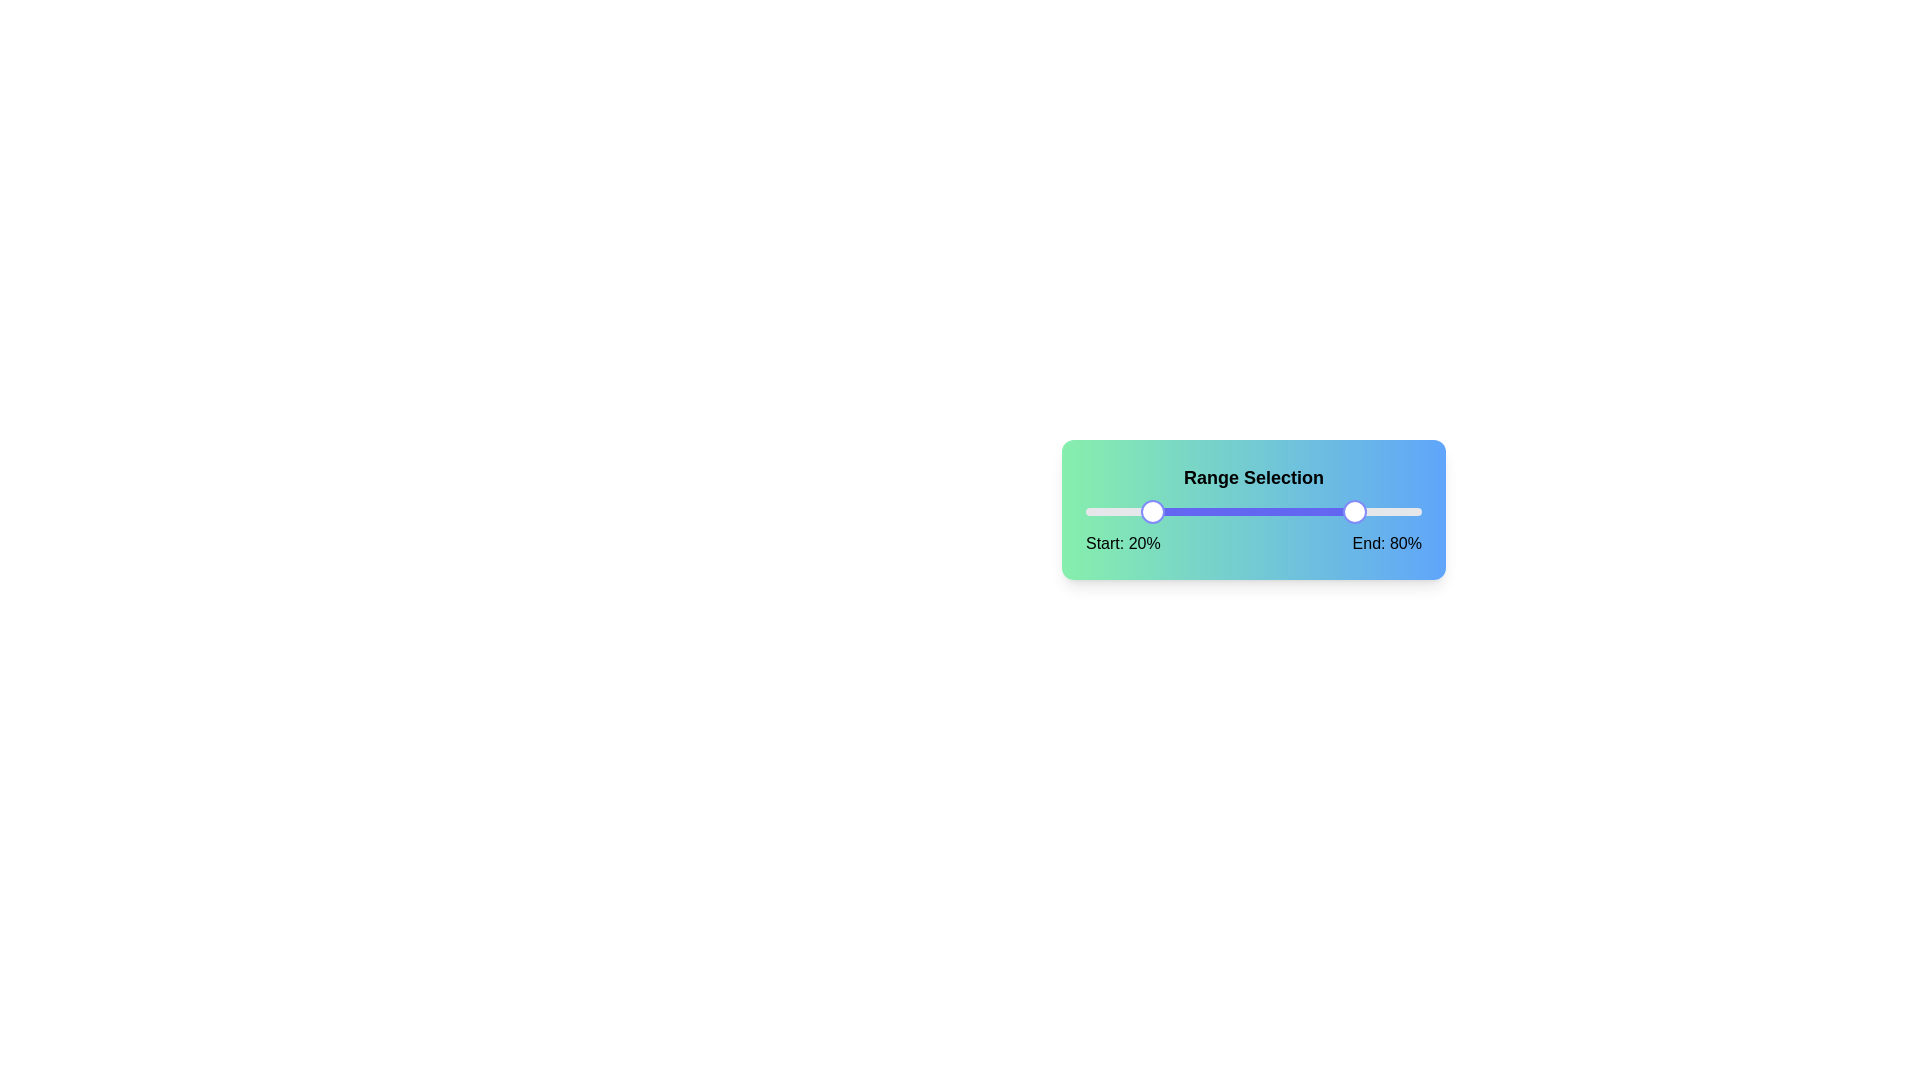 This screenshot has height=1080, width=1920. I want to click on the end value of the range slider, so click(1291, 511).